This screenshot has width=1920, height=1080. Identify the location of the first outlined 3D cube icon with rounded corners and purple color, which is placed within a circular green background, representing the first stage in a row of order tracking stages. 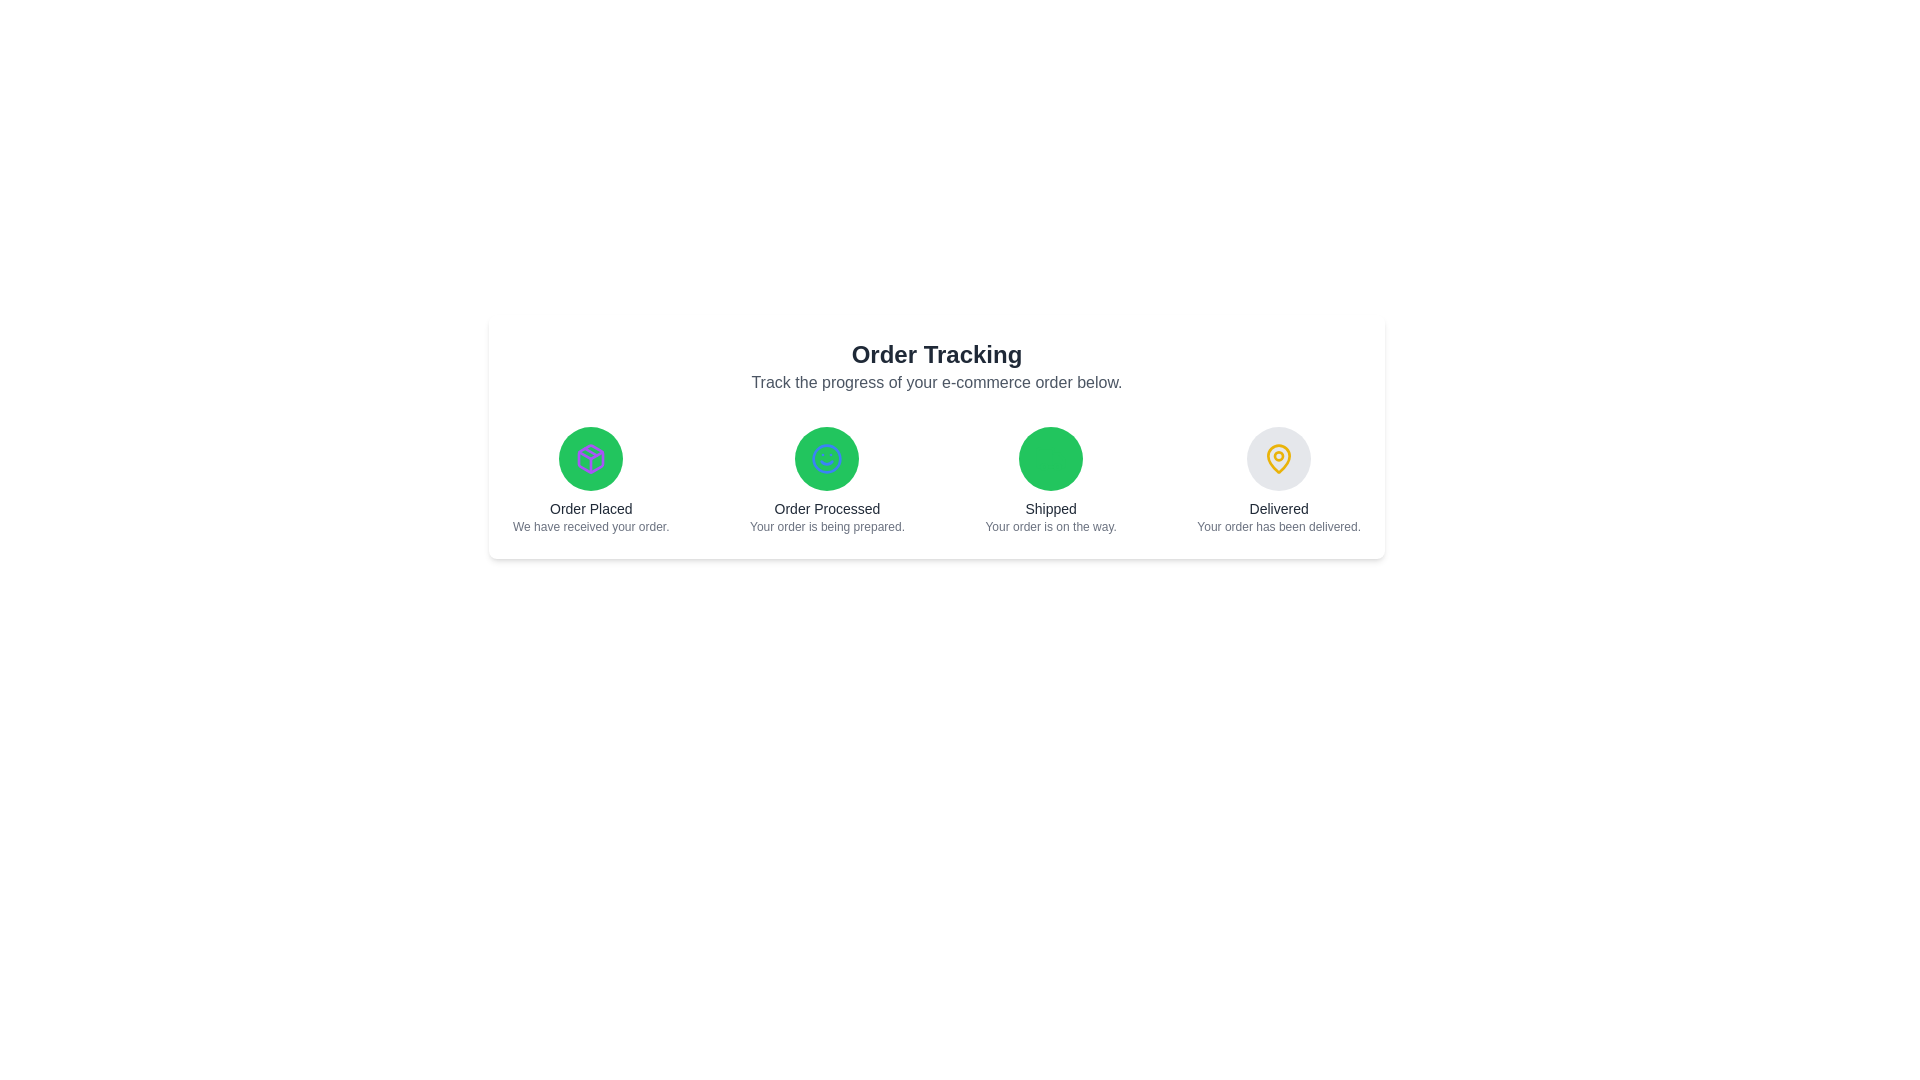
(590, 459).